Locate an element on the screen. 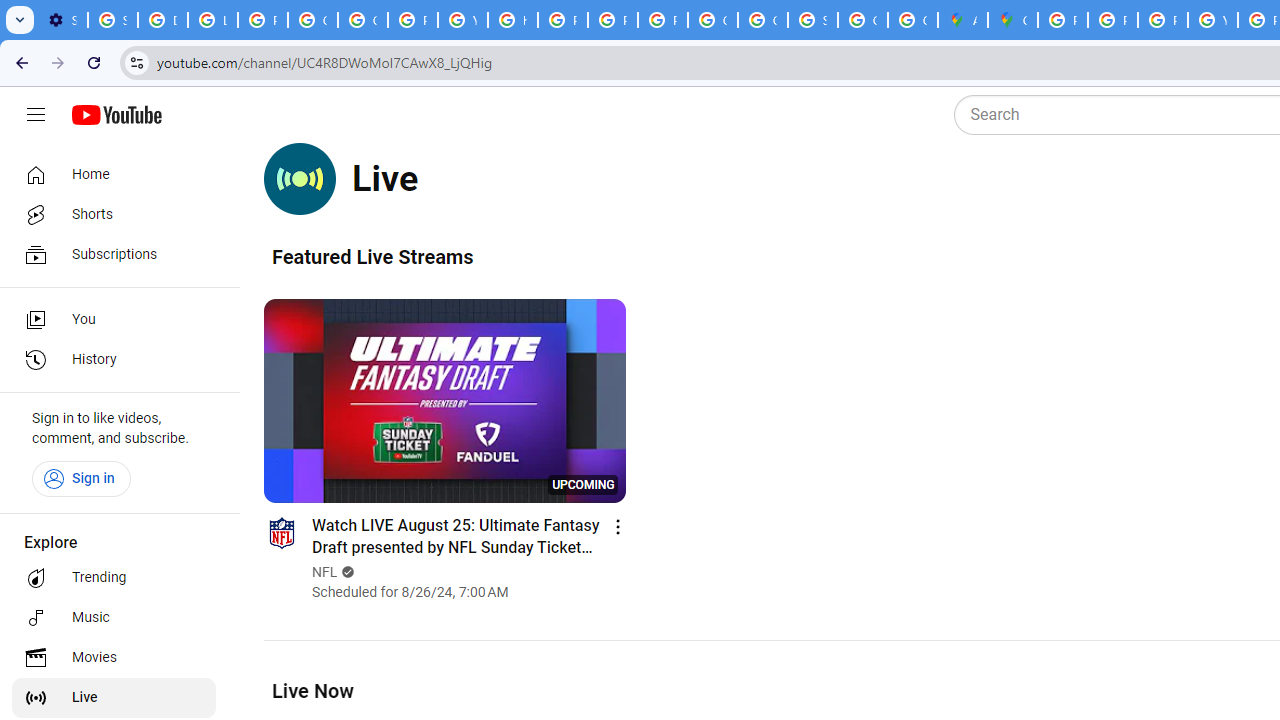 The height and width of the screenshot is (720, 1280). 'Guide' is located at coordinates (35, 115).